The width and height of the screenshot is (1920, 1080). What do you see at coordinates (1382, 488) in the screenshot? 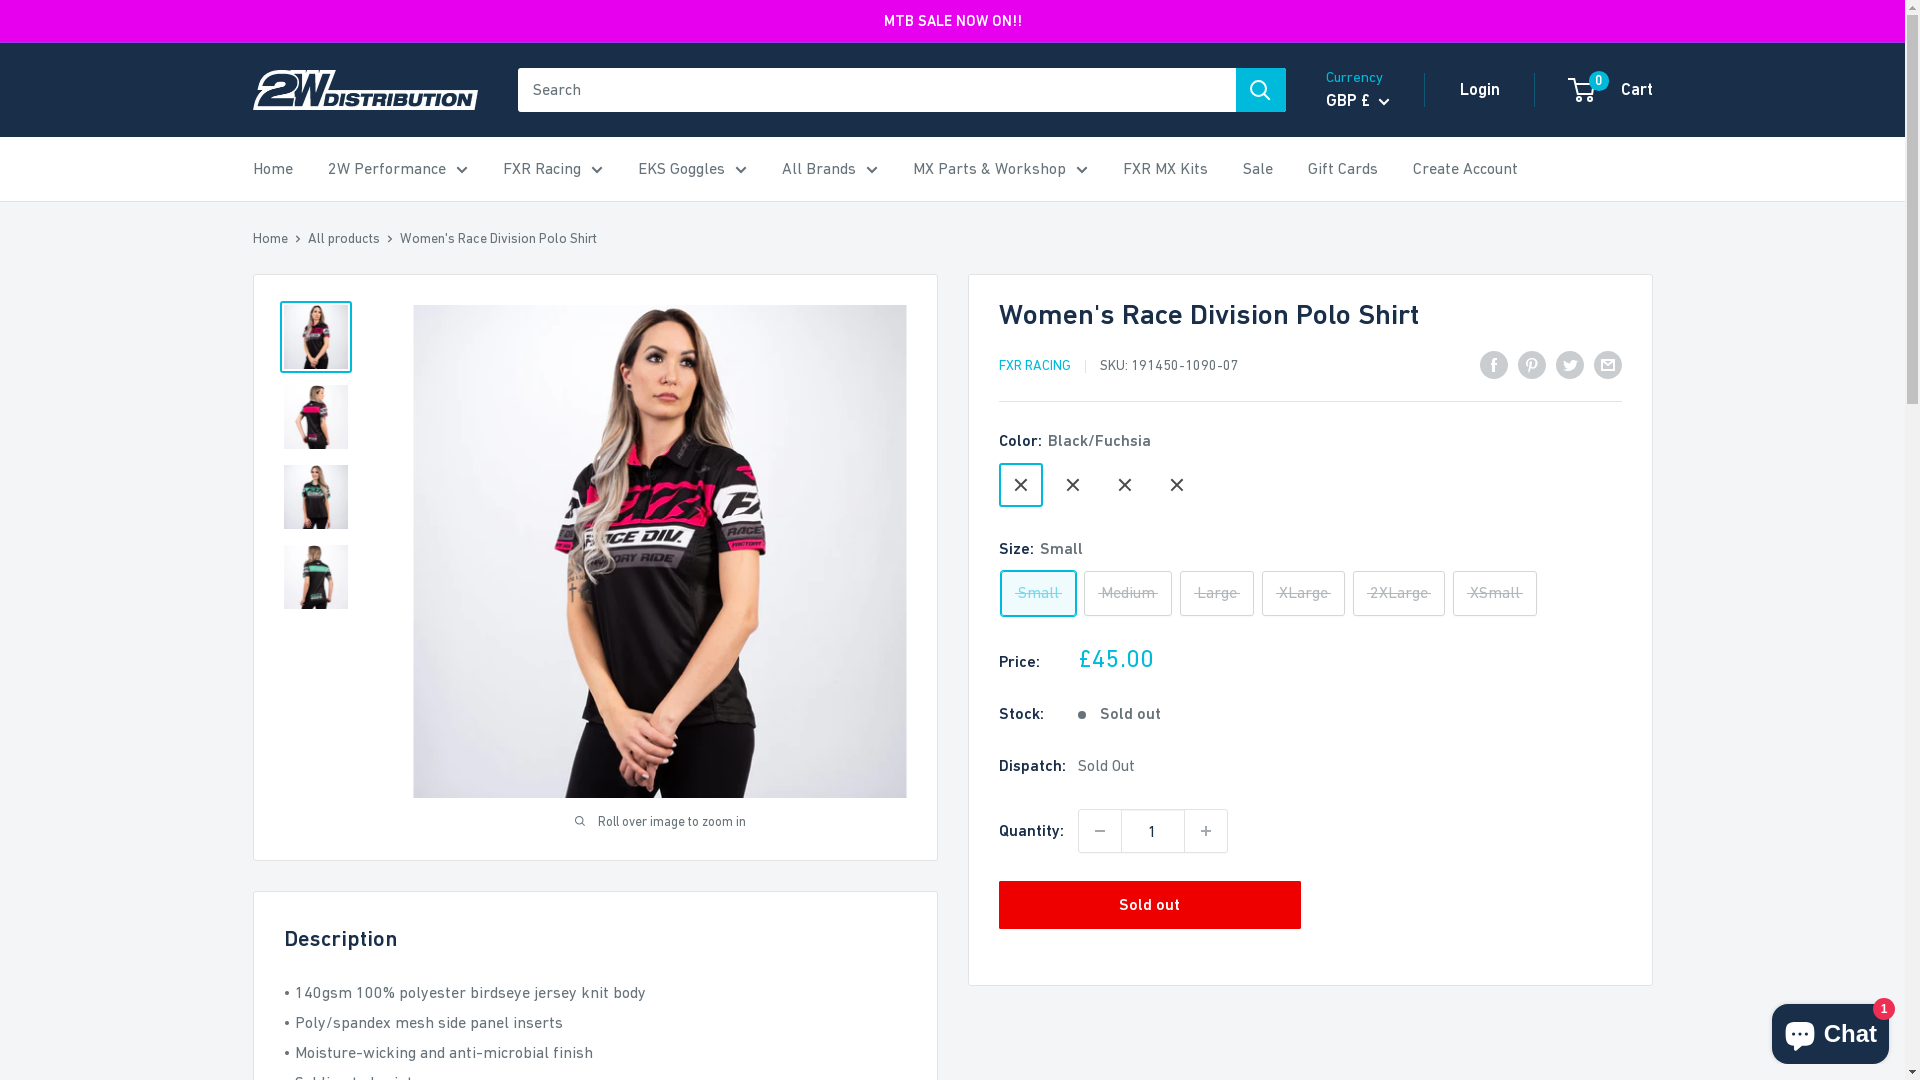
I see `'ISK'` at bounding box center [1382, 488].